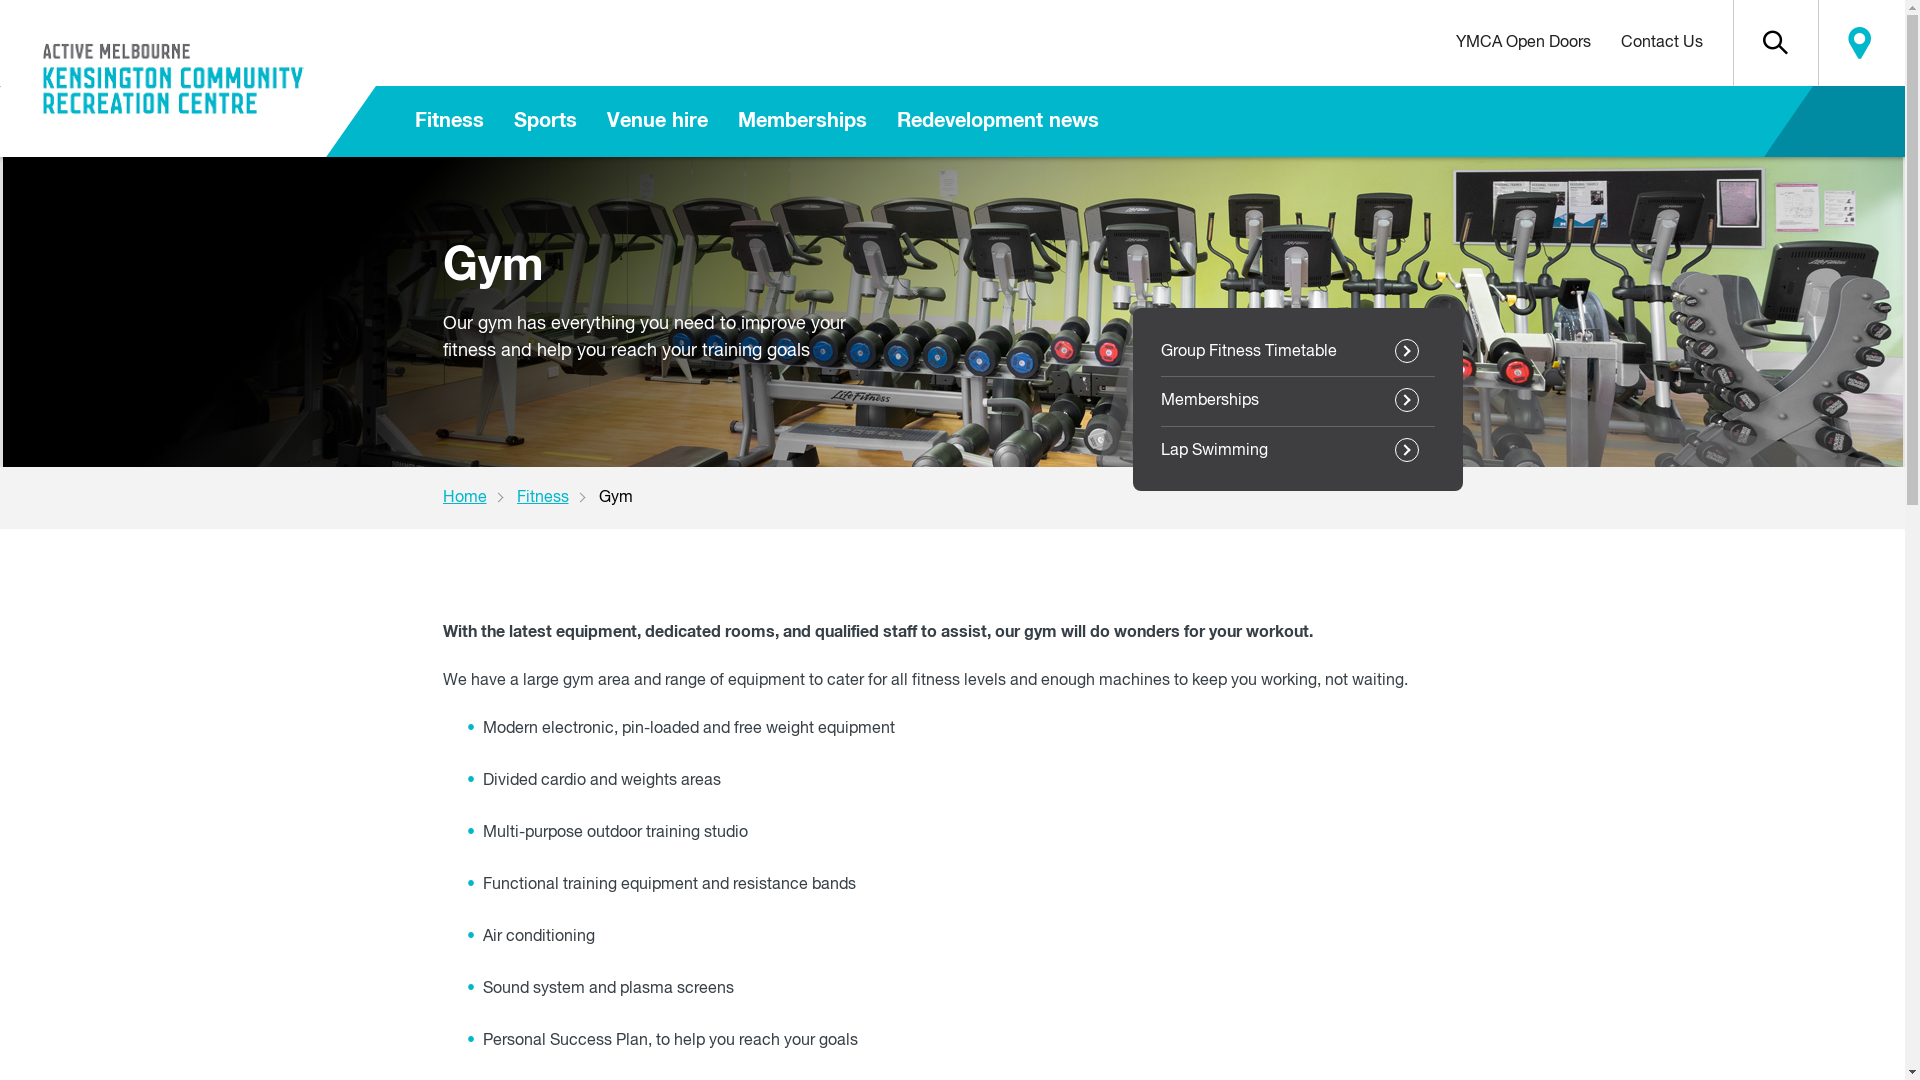 The image size is (1920, 1080). I want to click on 'Contact Us', so click(1661, 42).